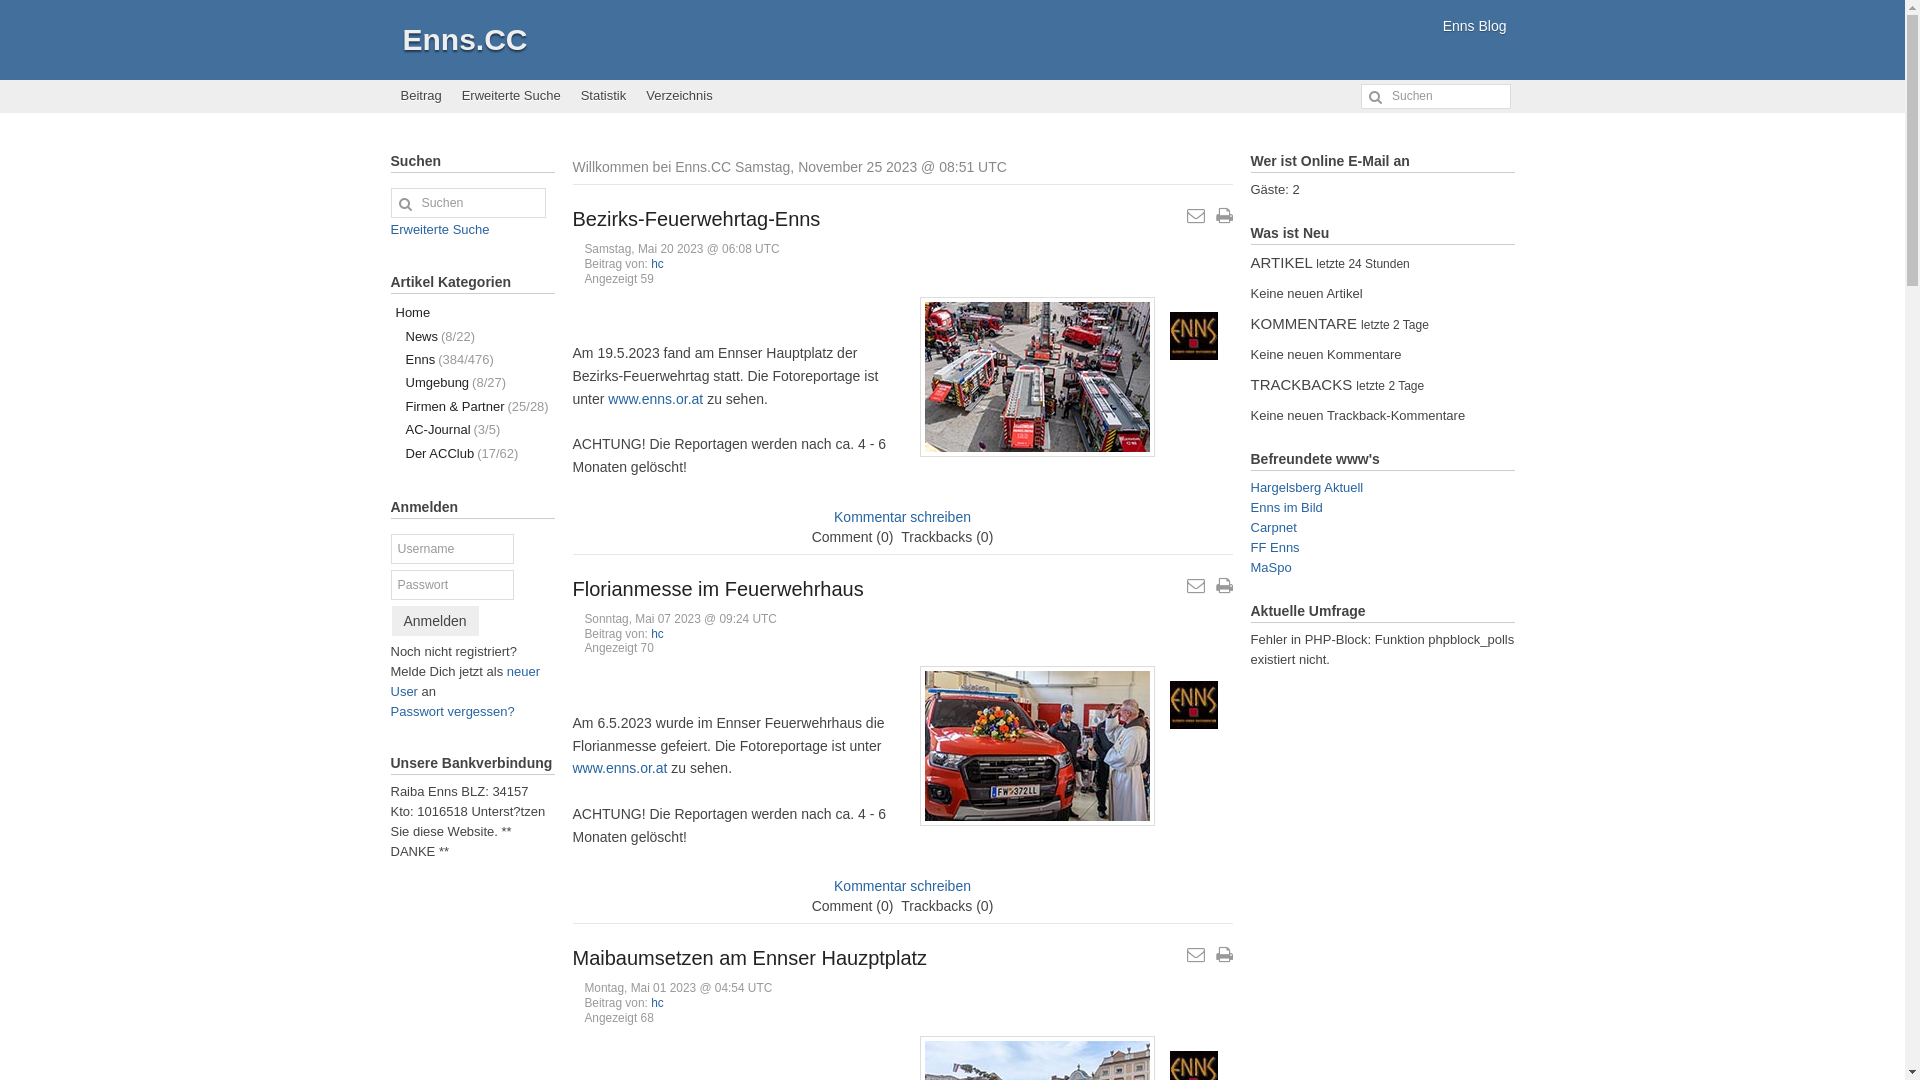 The width and height of the screenshot is (1920, 1080). I want to click on 'hc', so click(651, 632).